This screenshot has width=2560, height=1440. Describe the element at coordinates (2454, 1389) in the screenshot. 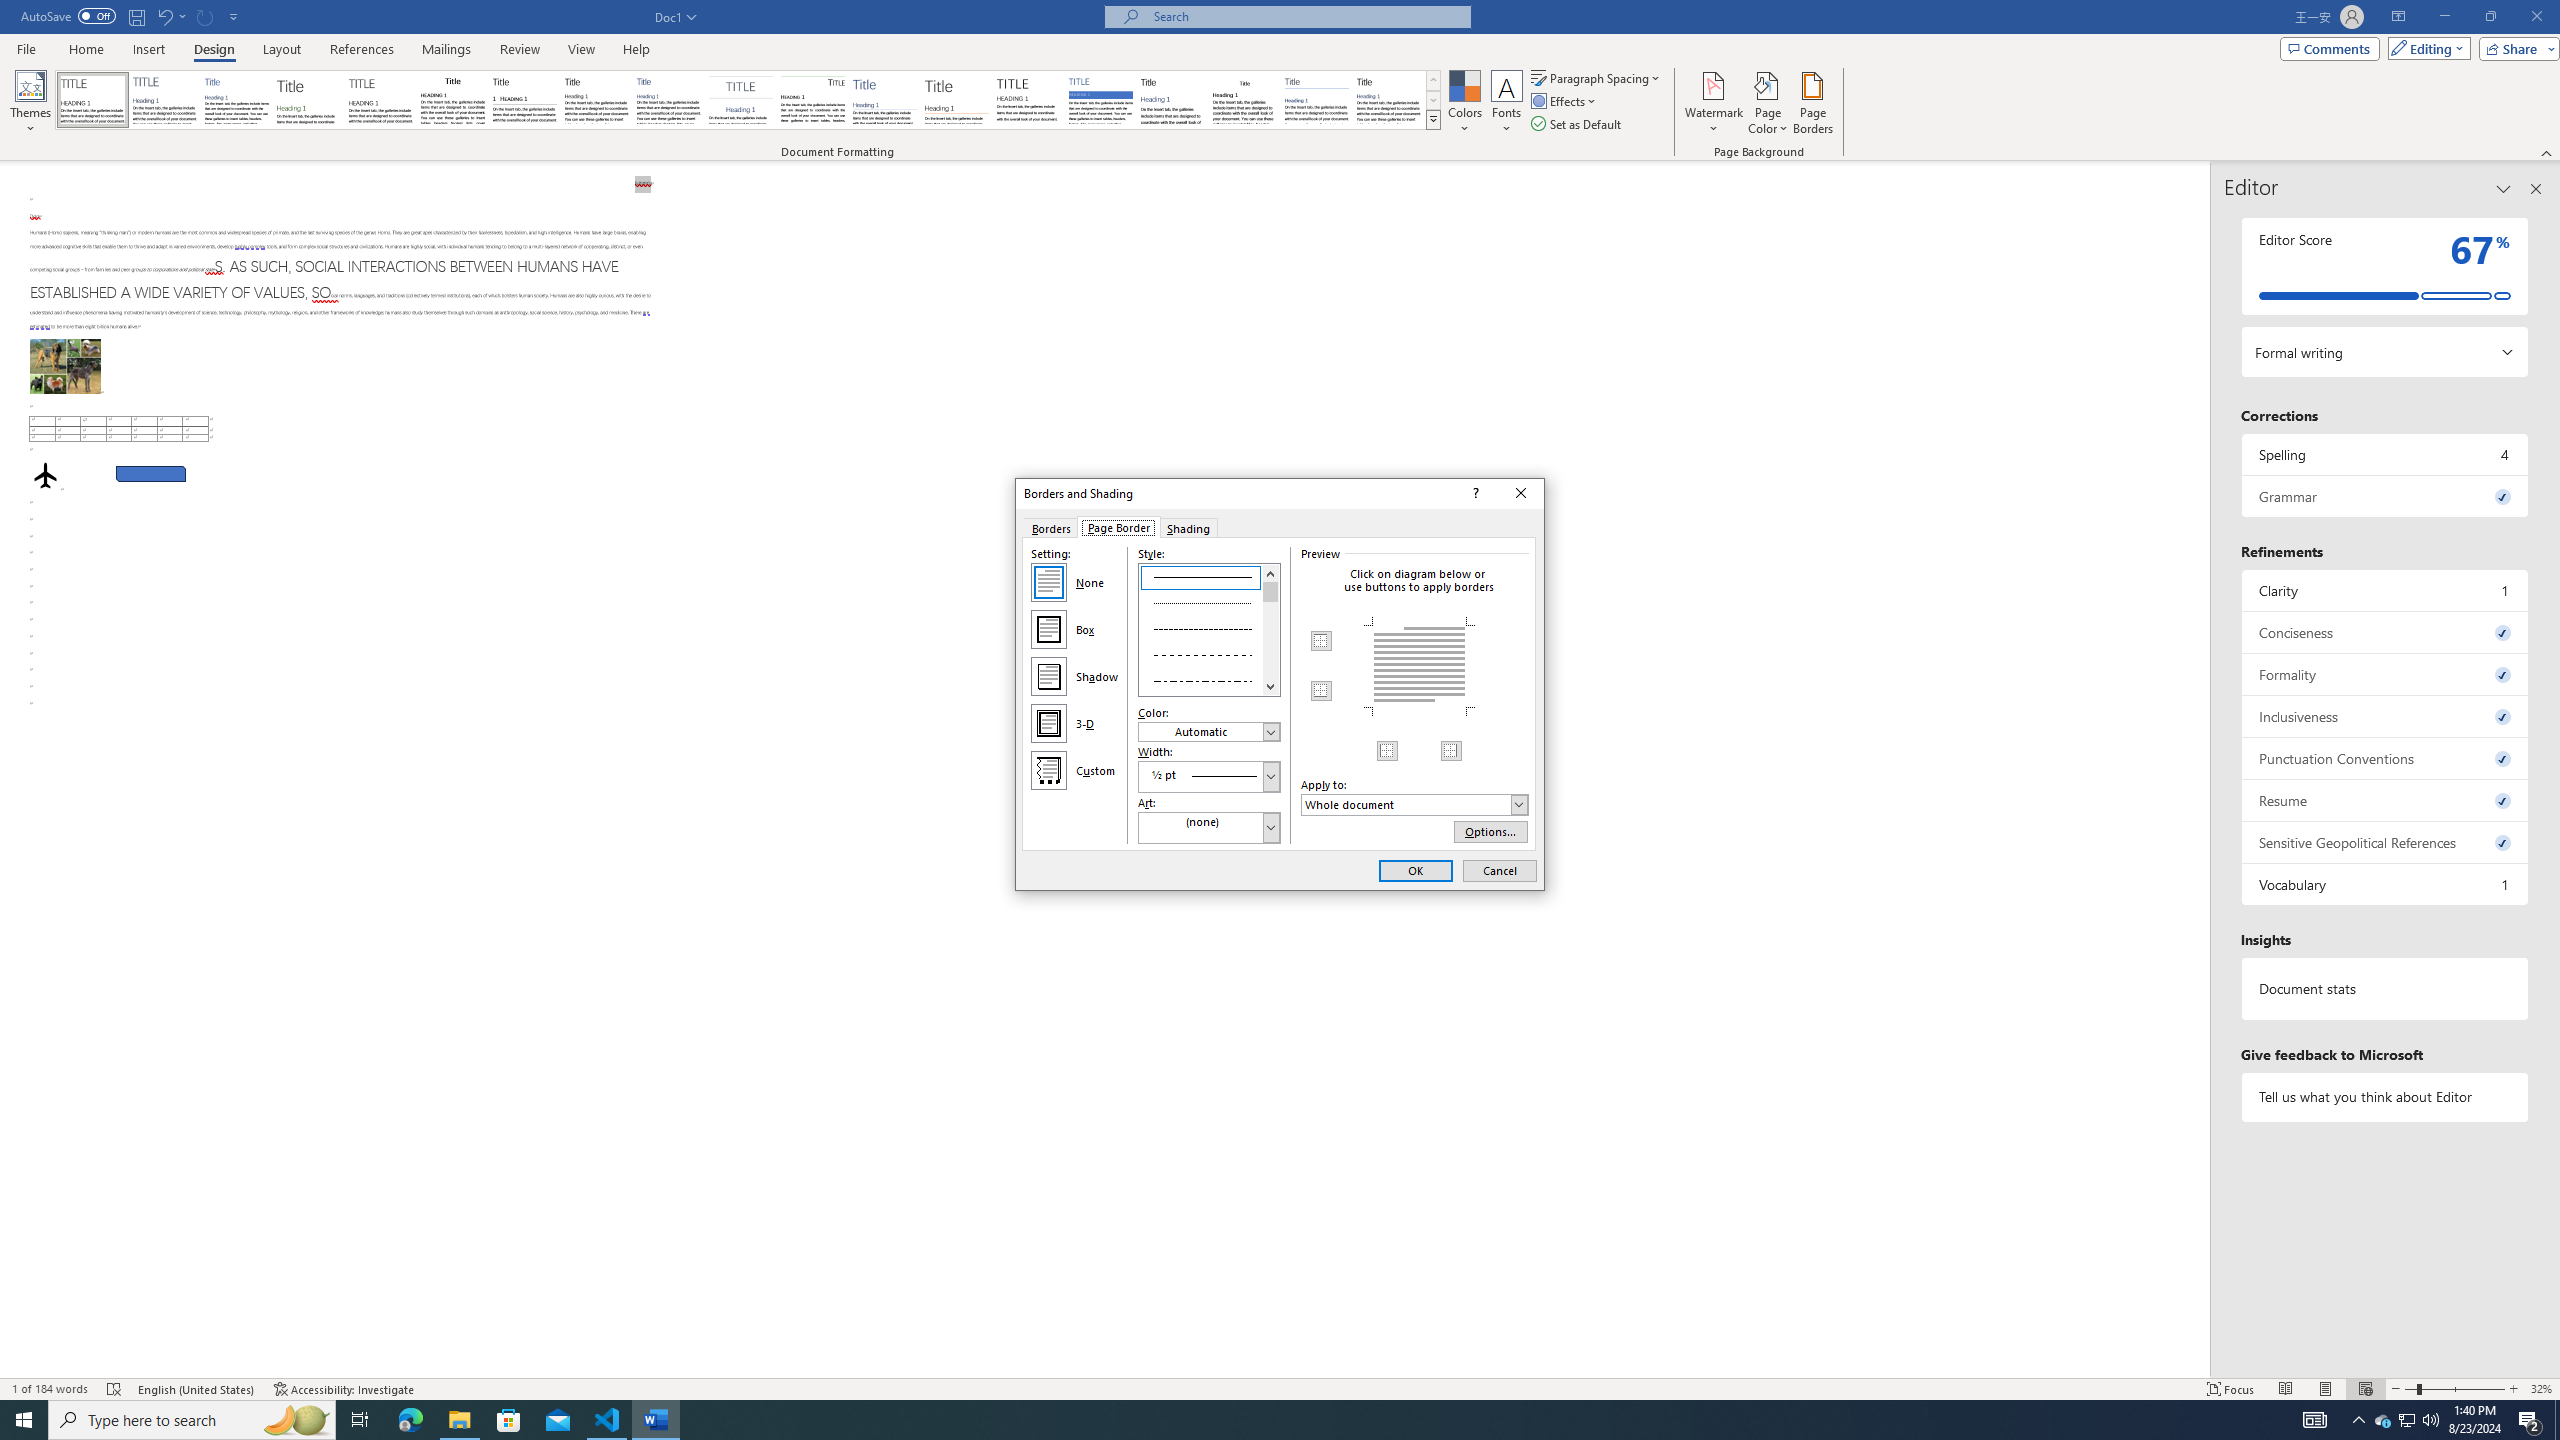

I see `'Zoom'` at that location.